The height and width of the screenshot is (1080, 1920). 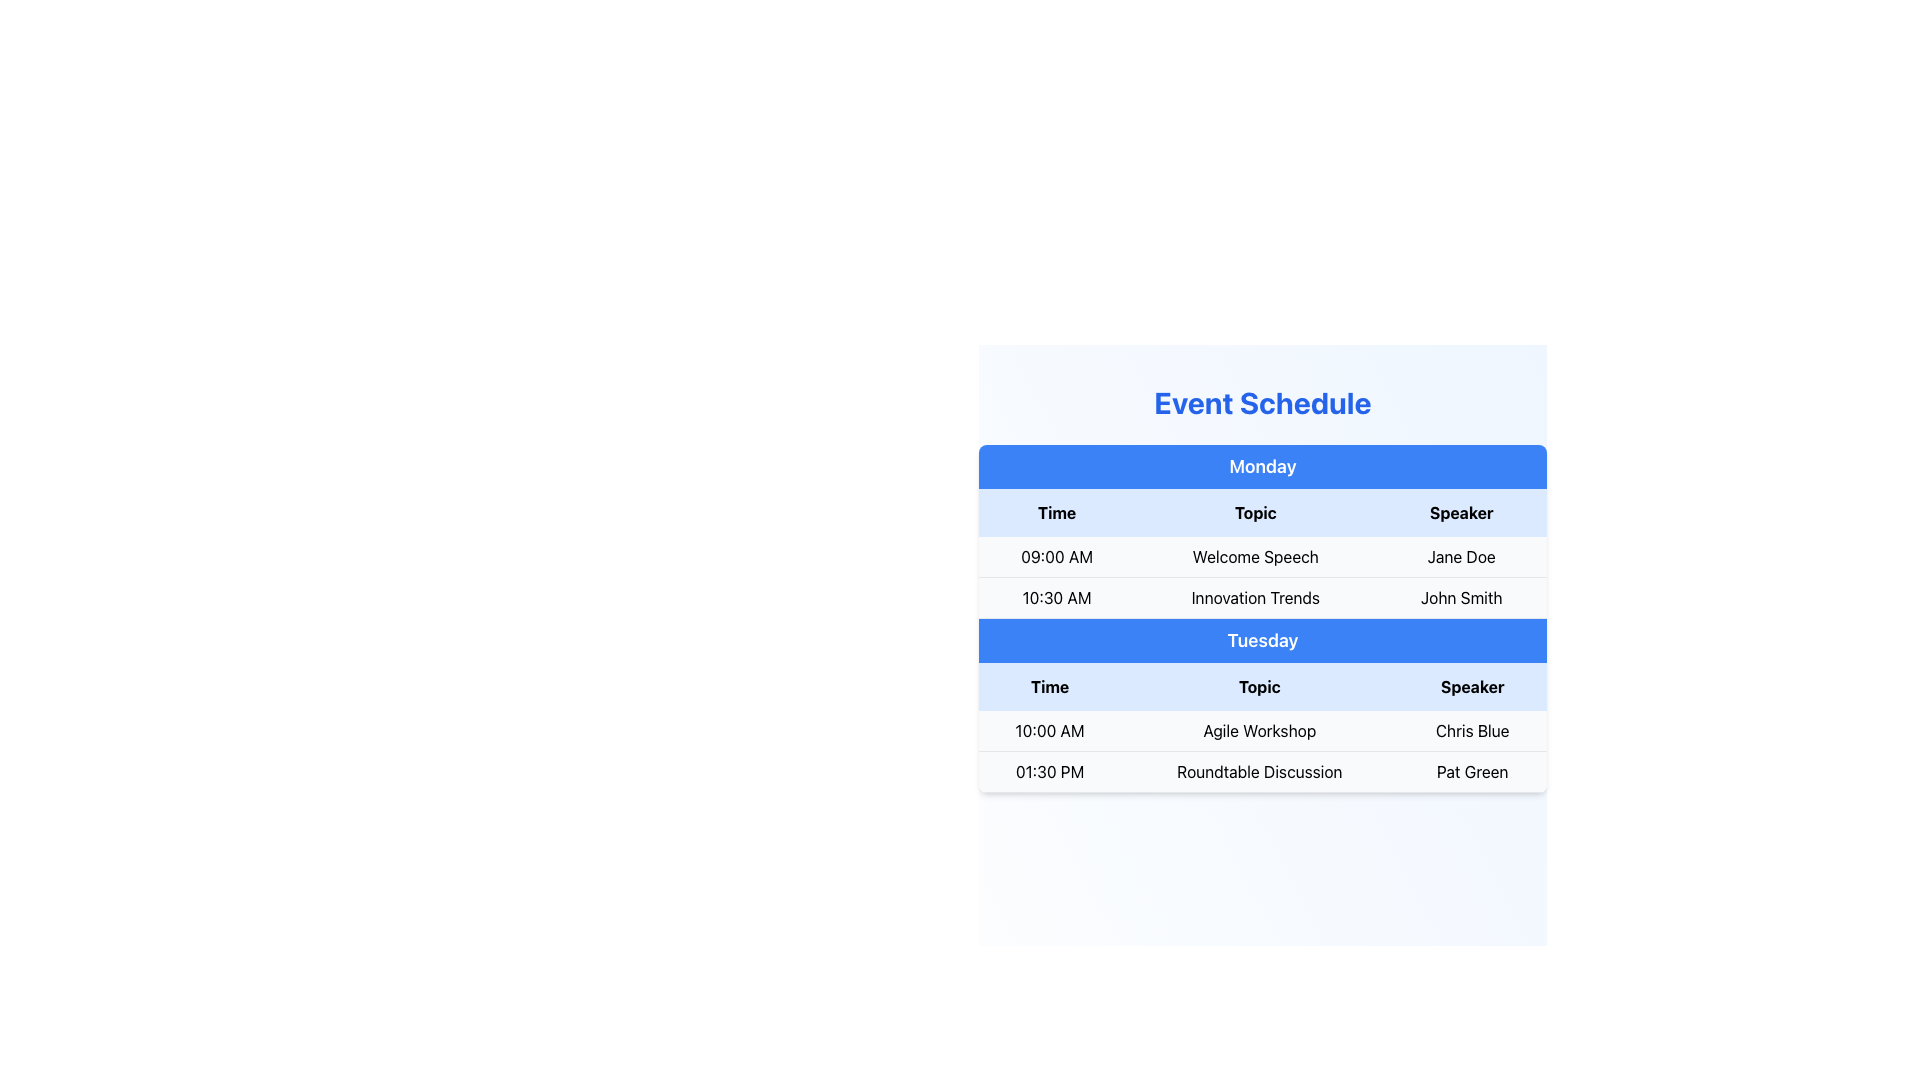 What do you see at coordinates (1254, 512) in the screenshot?
I see `the second column header labeled 'Topic' in the Event Schedule table` at bounding box center [1254, 512].